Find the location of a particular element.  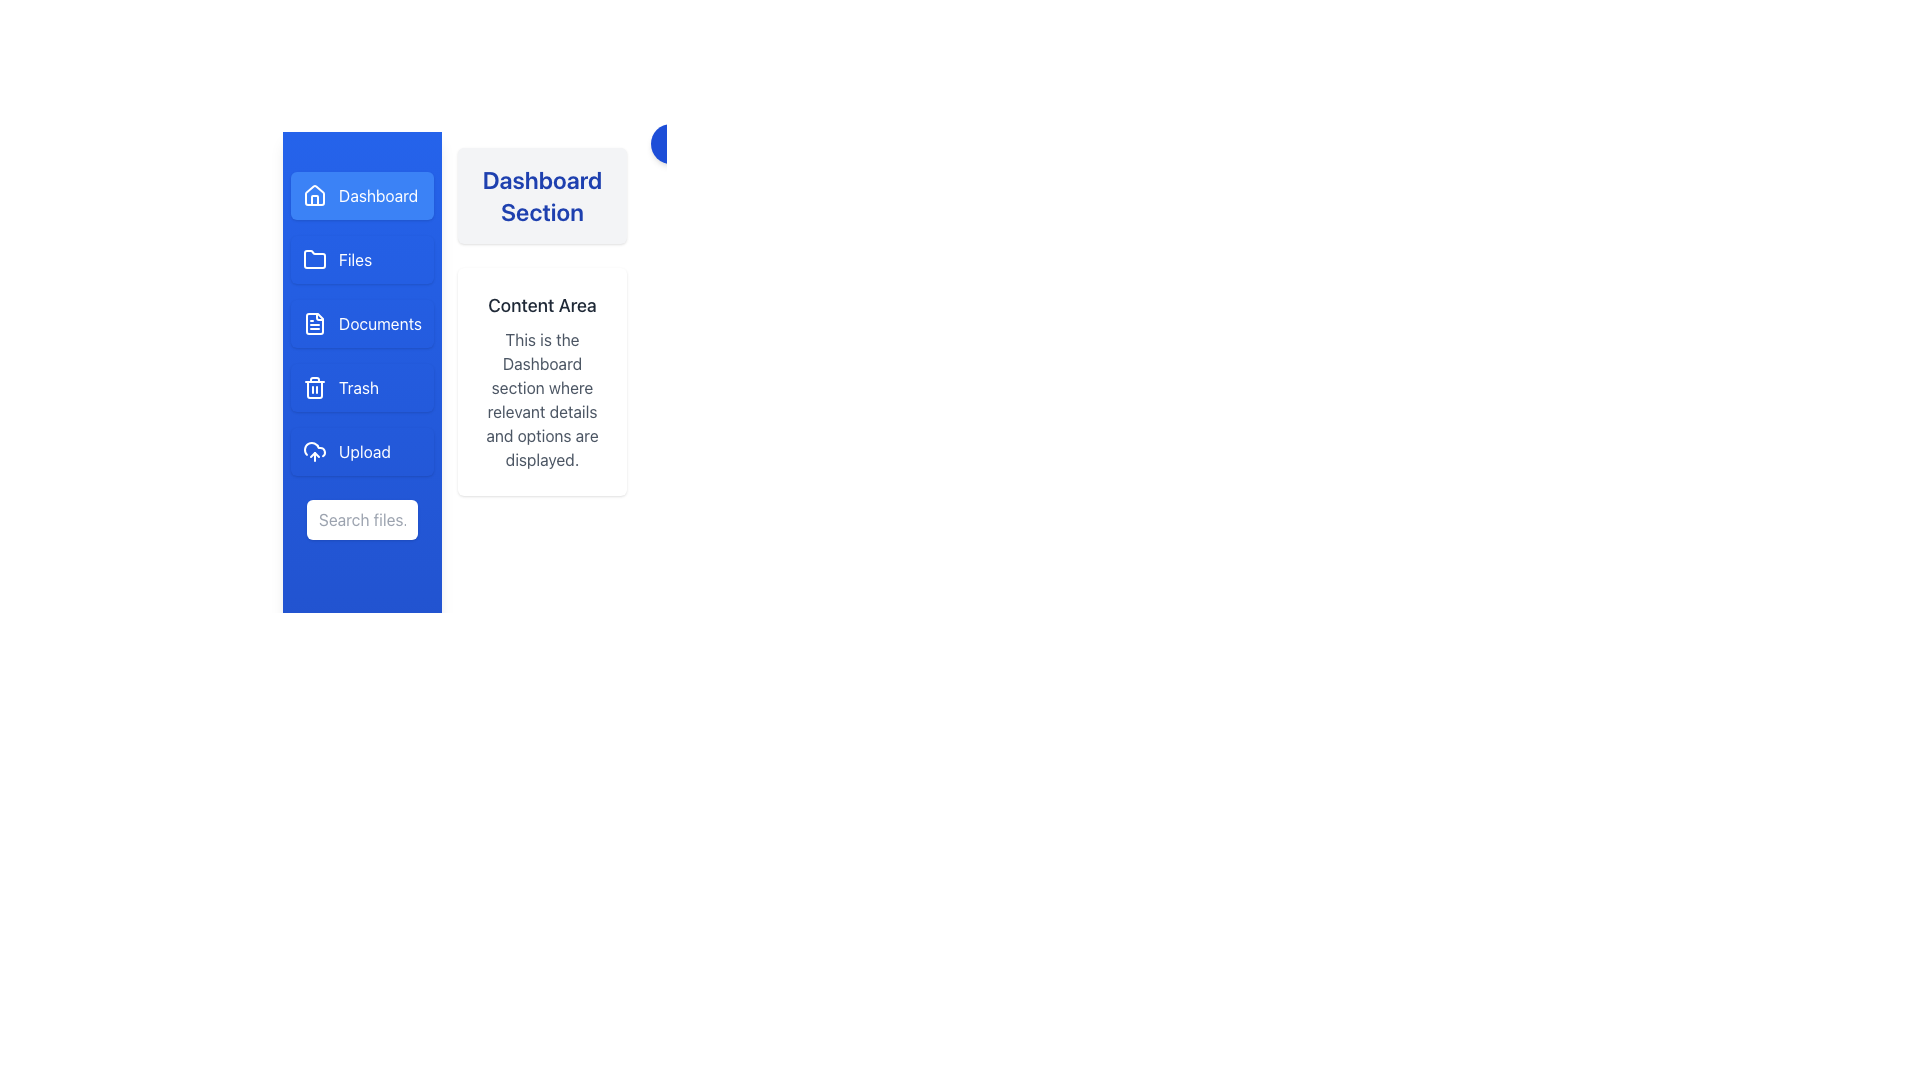

the Trash button located in the vertical menu on the left side of the interface, which is the fourth button from the top, using keyboard navigation is located at coordinates (362, 388).